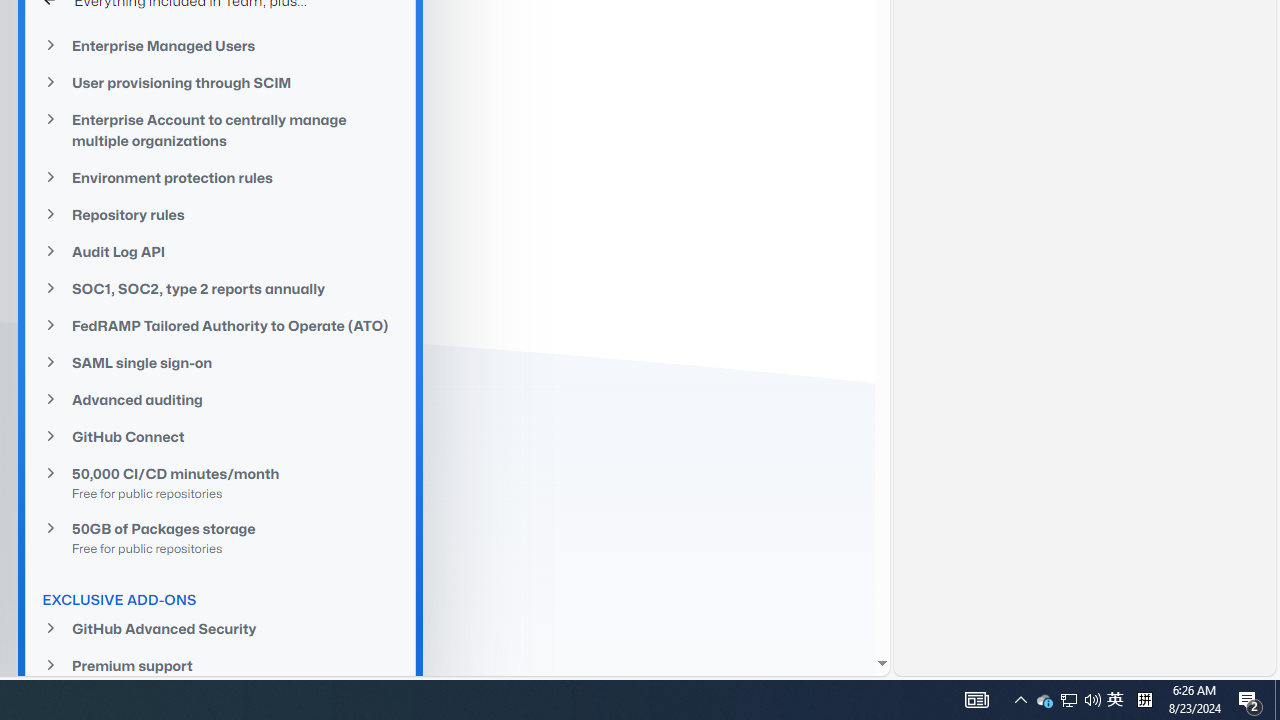 The width and height of the screenshot is (1280, 720). What do you see at coordinates (220, 666) in the screenshot?
I see `'Premium support'` at bounding box center [220, 666].